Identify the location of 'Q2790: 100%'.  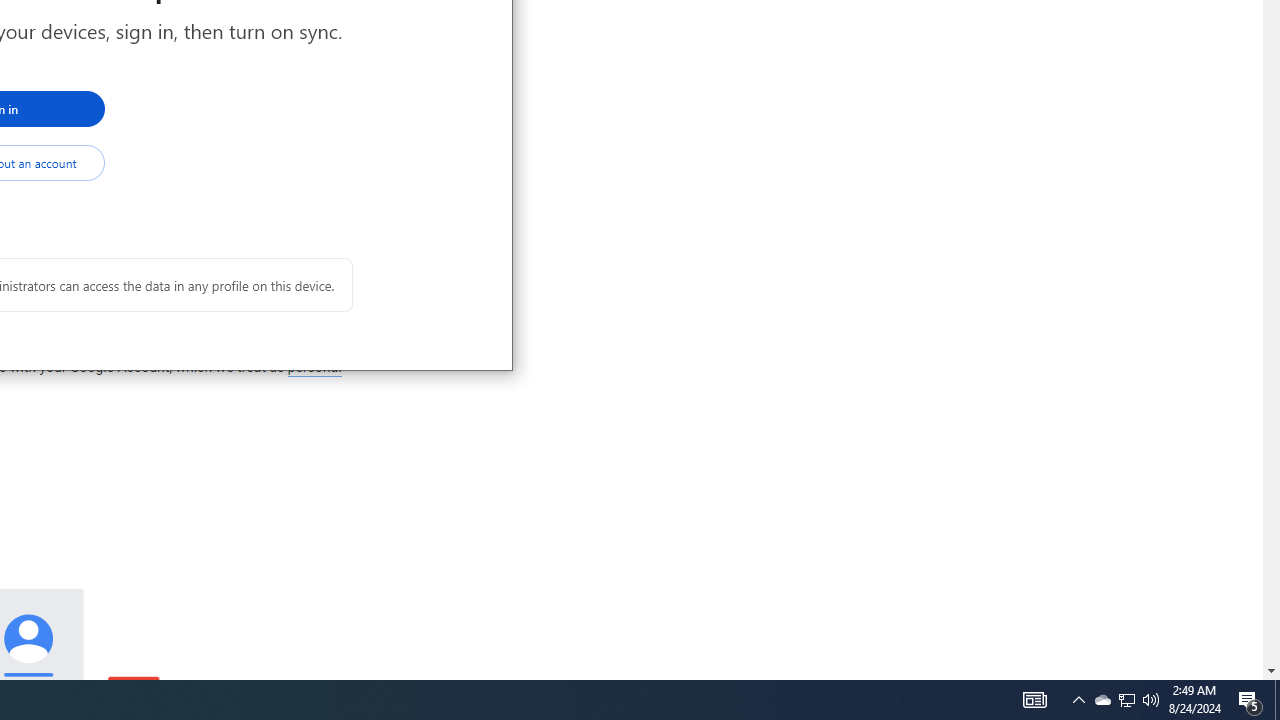
(1151, 698).